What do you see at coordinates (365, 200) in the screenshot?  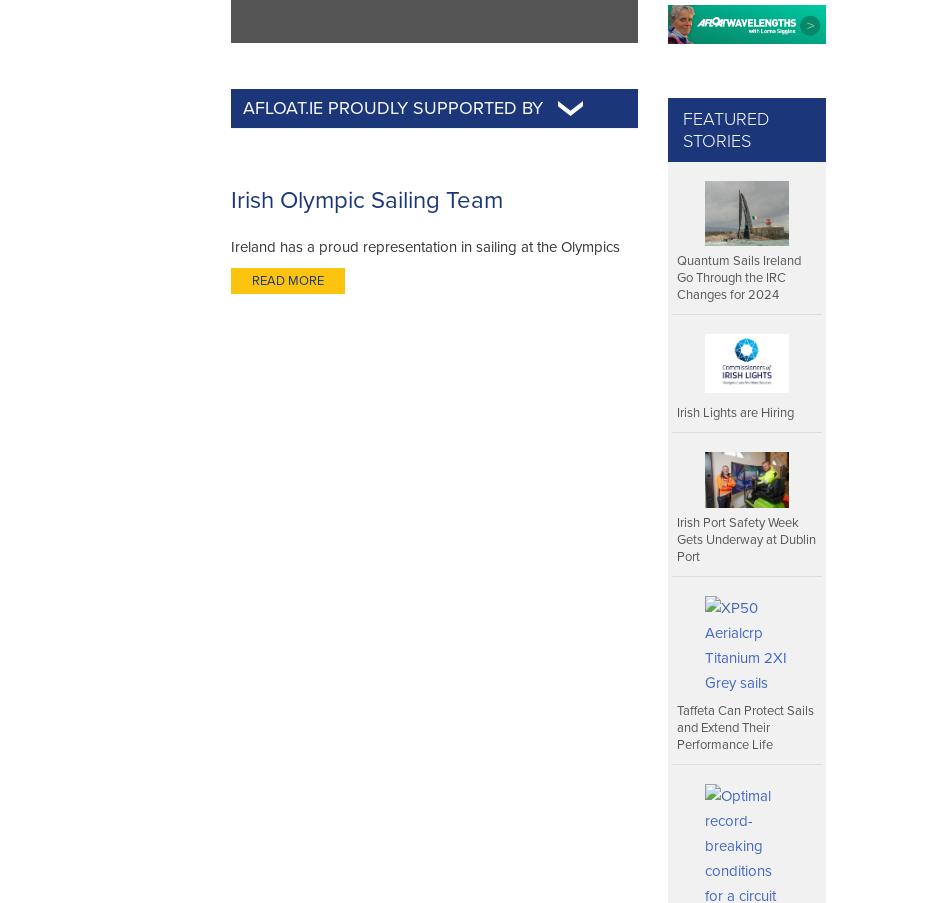 I see `'Irish Olympic Sailing Team'` at bounding box center [365, 200].